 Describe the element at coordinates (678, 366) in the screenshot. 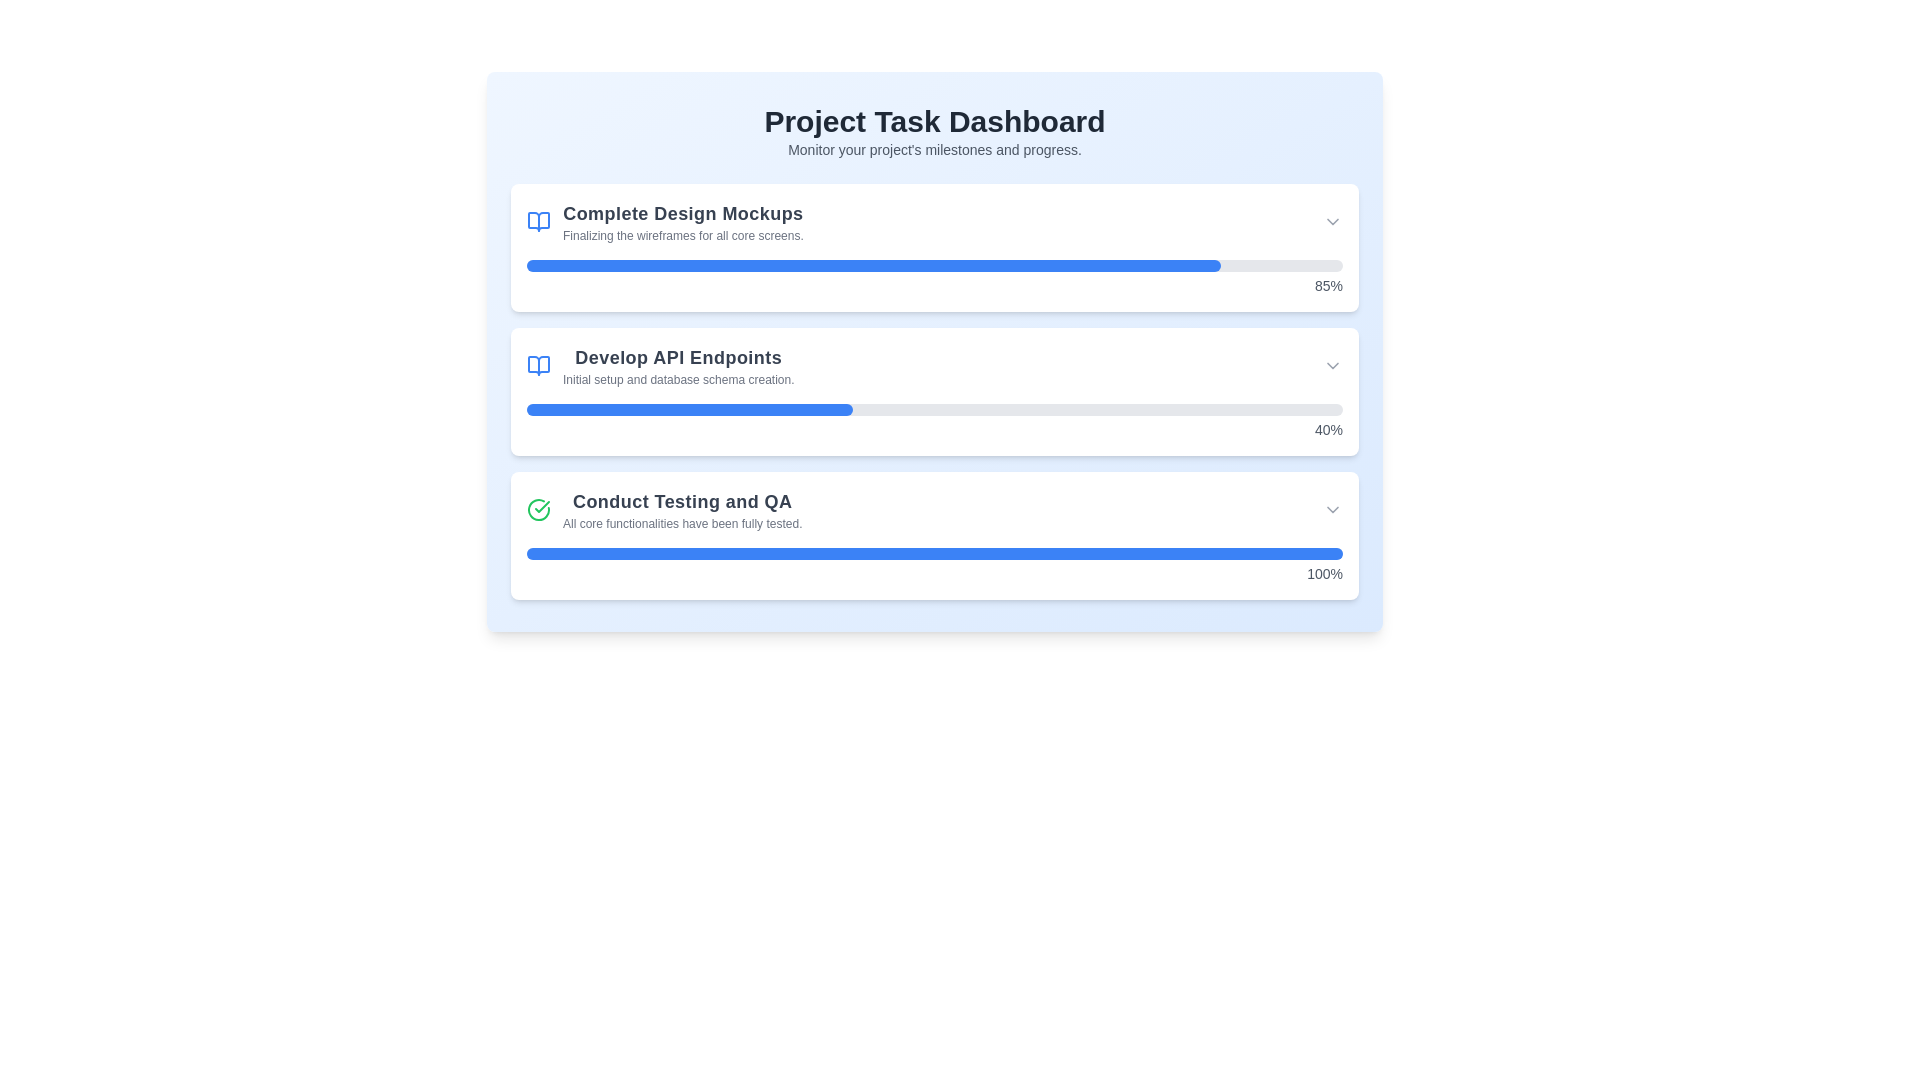

I see `the Text and description block that reads 'Develop API Endpoints', which is styled with a bold font and larger size, located within the 'Project Task Dashboard'` at that location.